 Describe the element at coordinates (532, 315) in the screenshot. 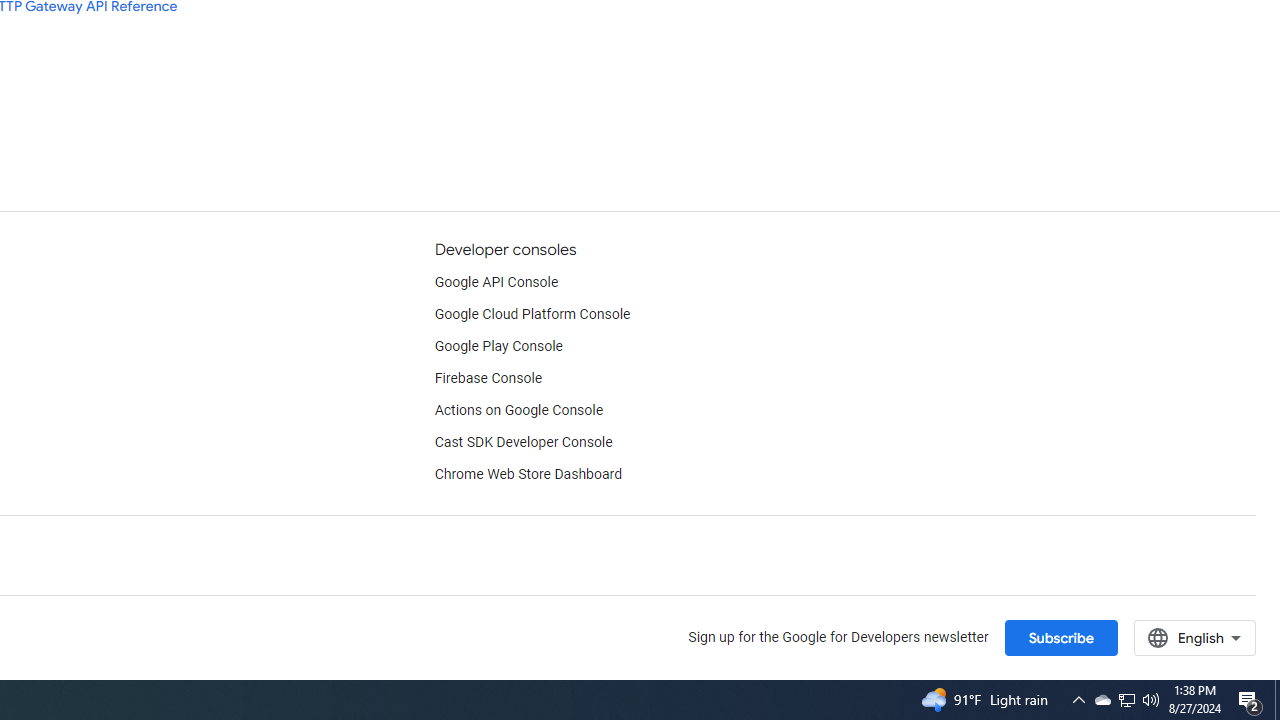

I see `'Google Cloud Platform Console'` at that location.